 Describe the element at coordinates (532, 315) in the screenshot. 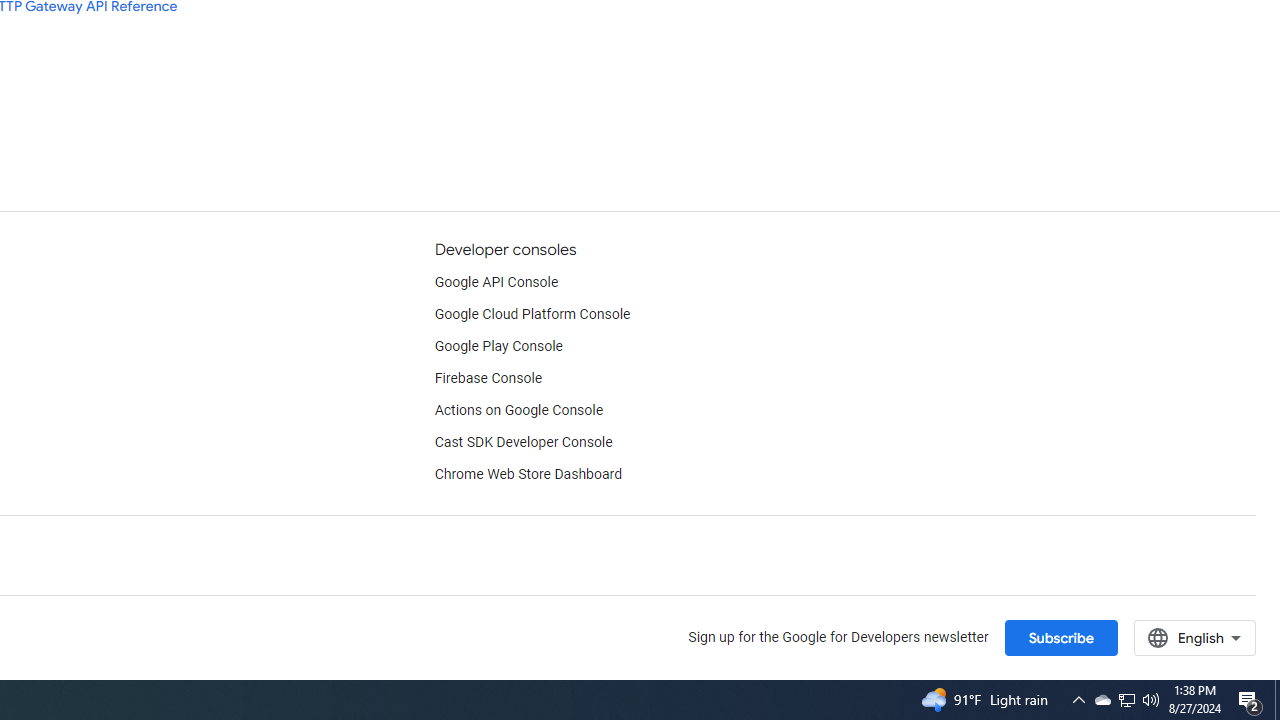

I see `'Google Cloud Platform Console'` at that location.